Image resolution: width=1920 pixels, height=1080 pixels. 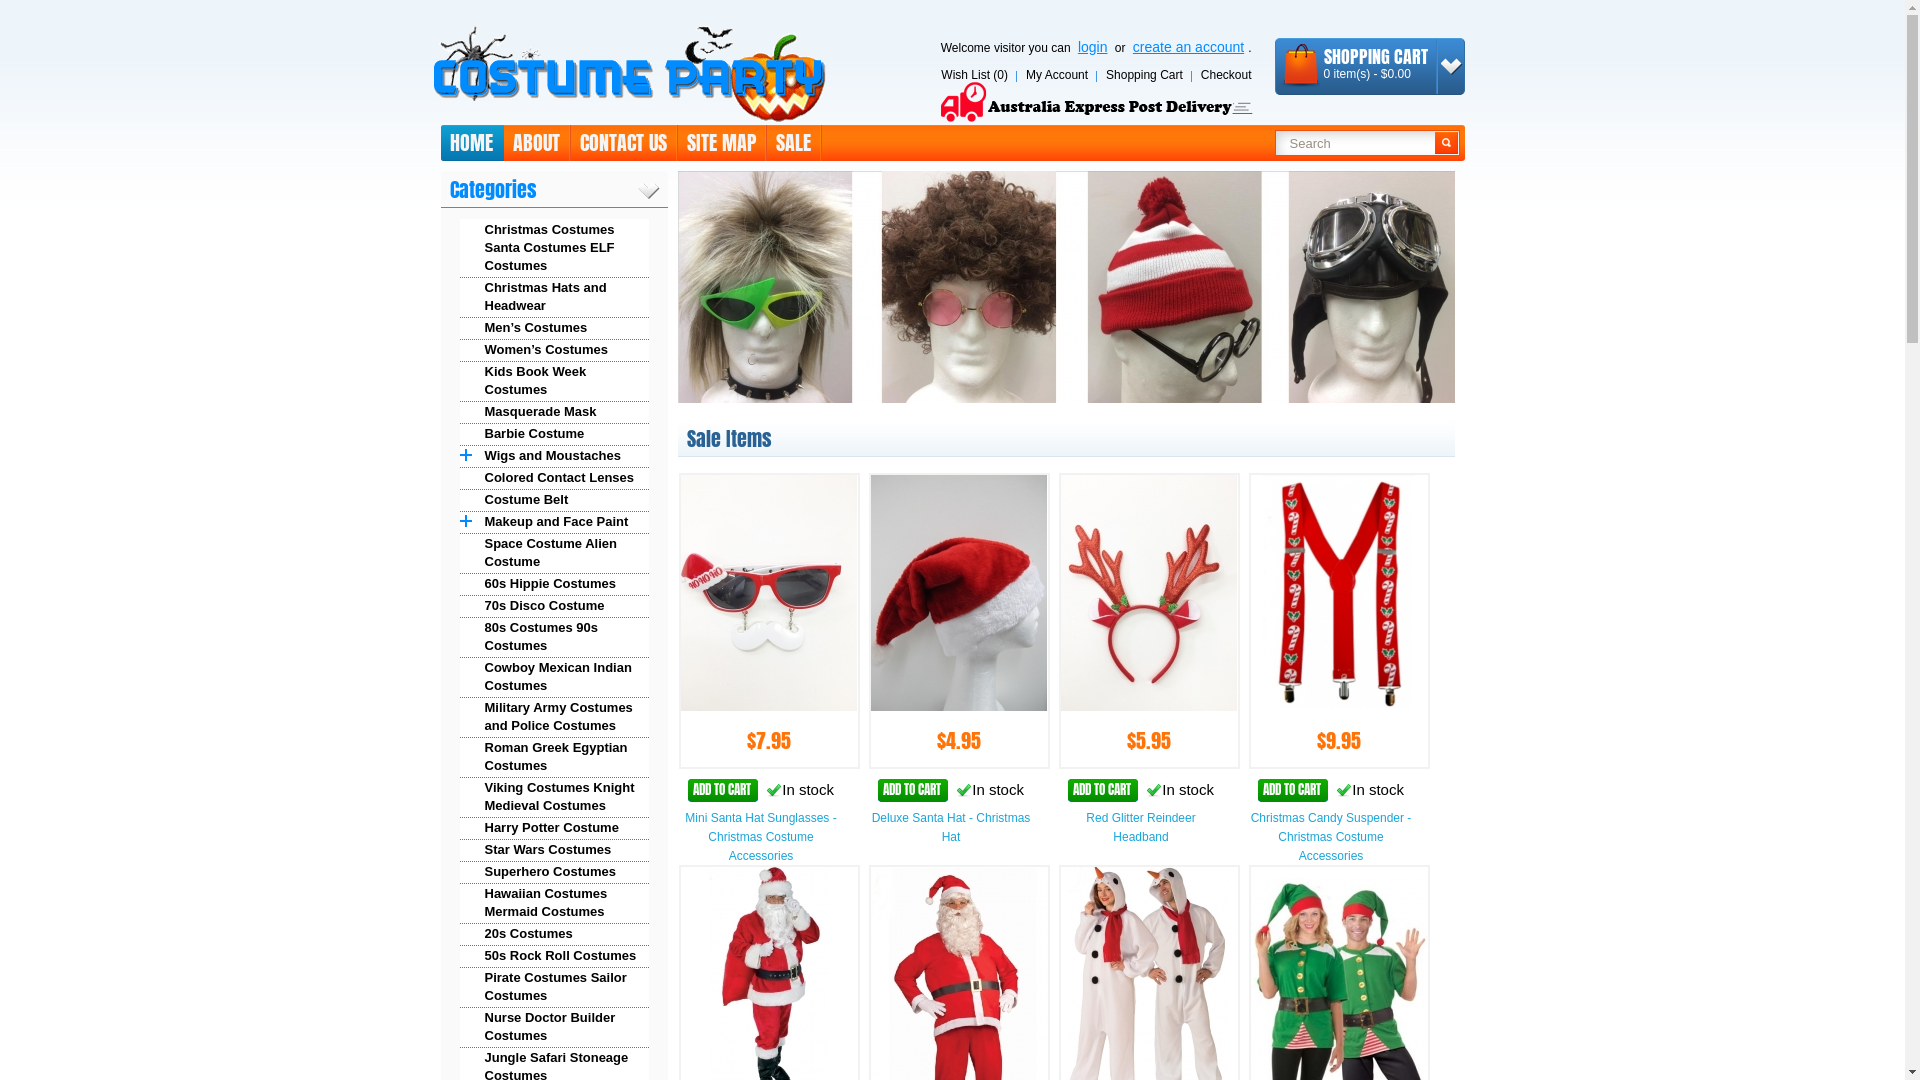 What do you see at coordinates (950, 827) in the screenshot?
I see `'Deluxe Santa Hat - Christmas Hat'` at bounding box center [950, 827].